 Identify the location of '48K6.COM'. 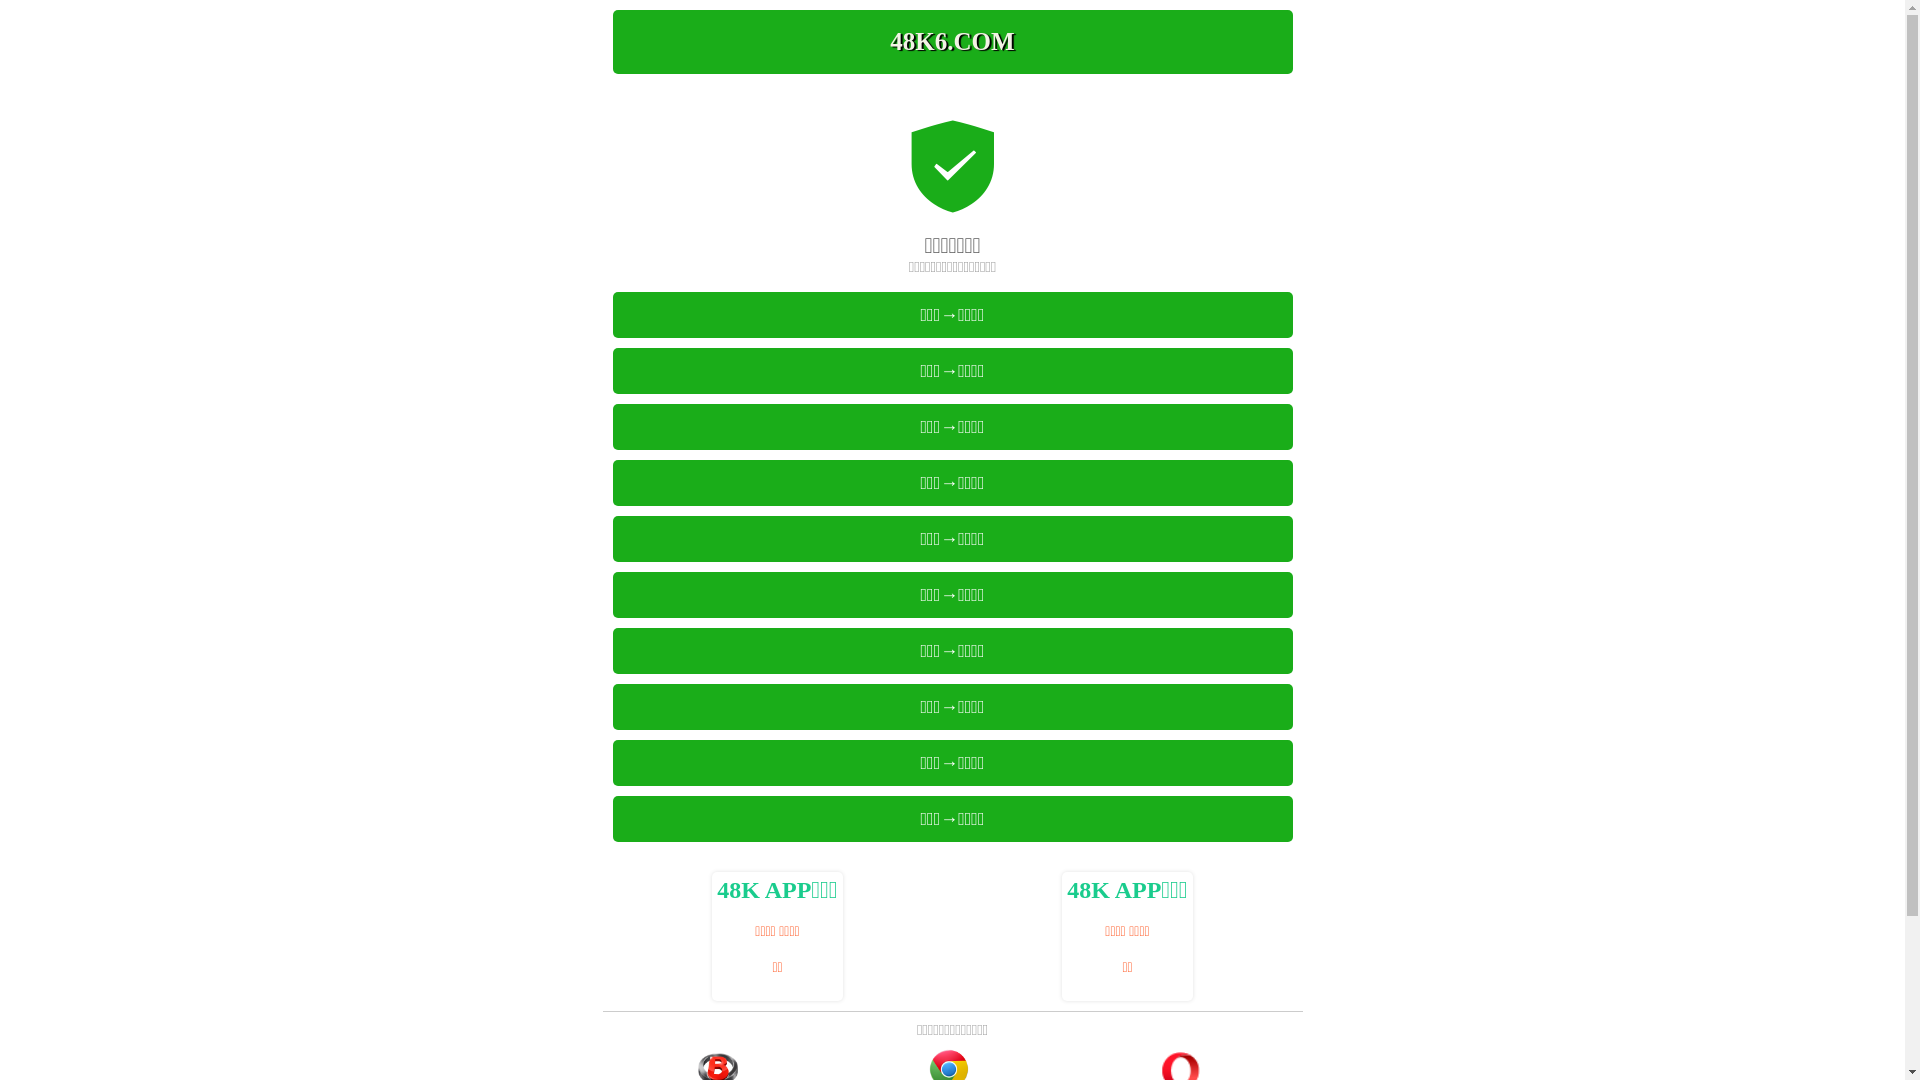
(950, 42).